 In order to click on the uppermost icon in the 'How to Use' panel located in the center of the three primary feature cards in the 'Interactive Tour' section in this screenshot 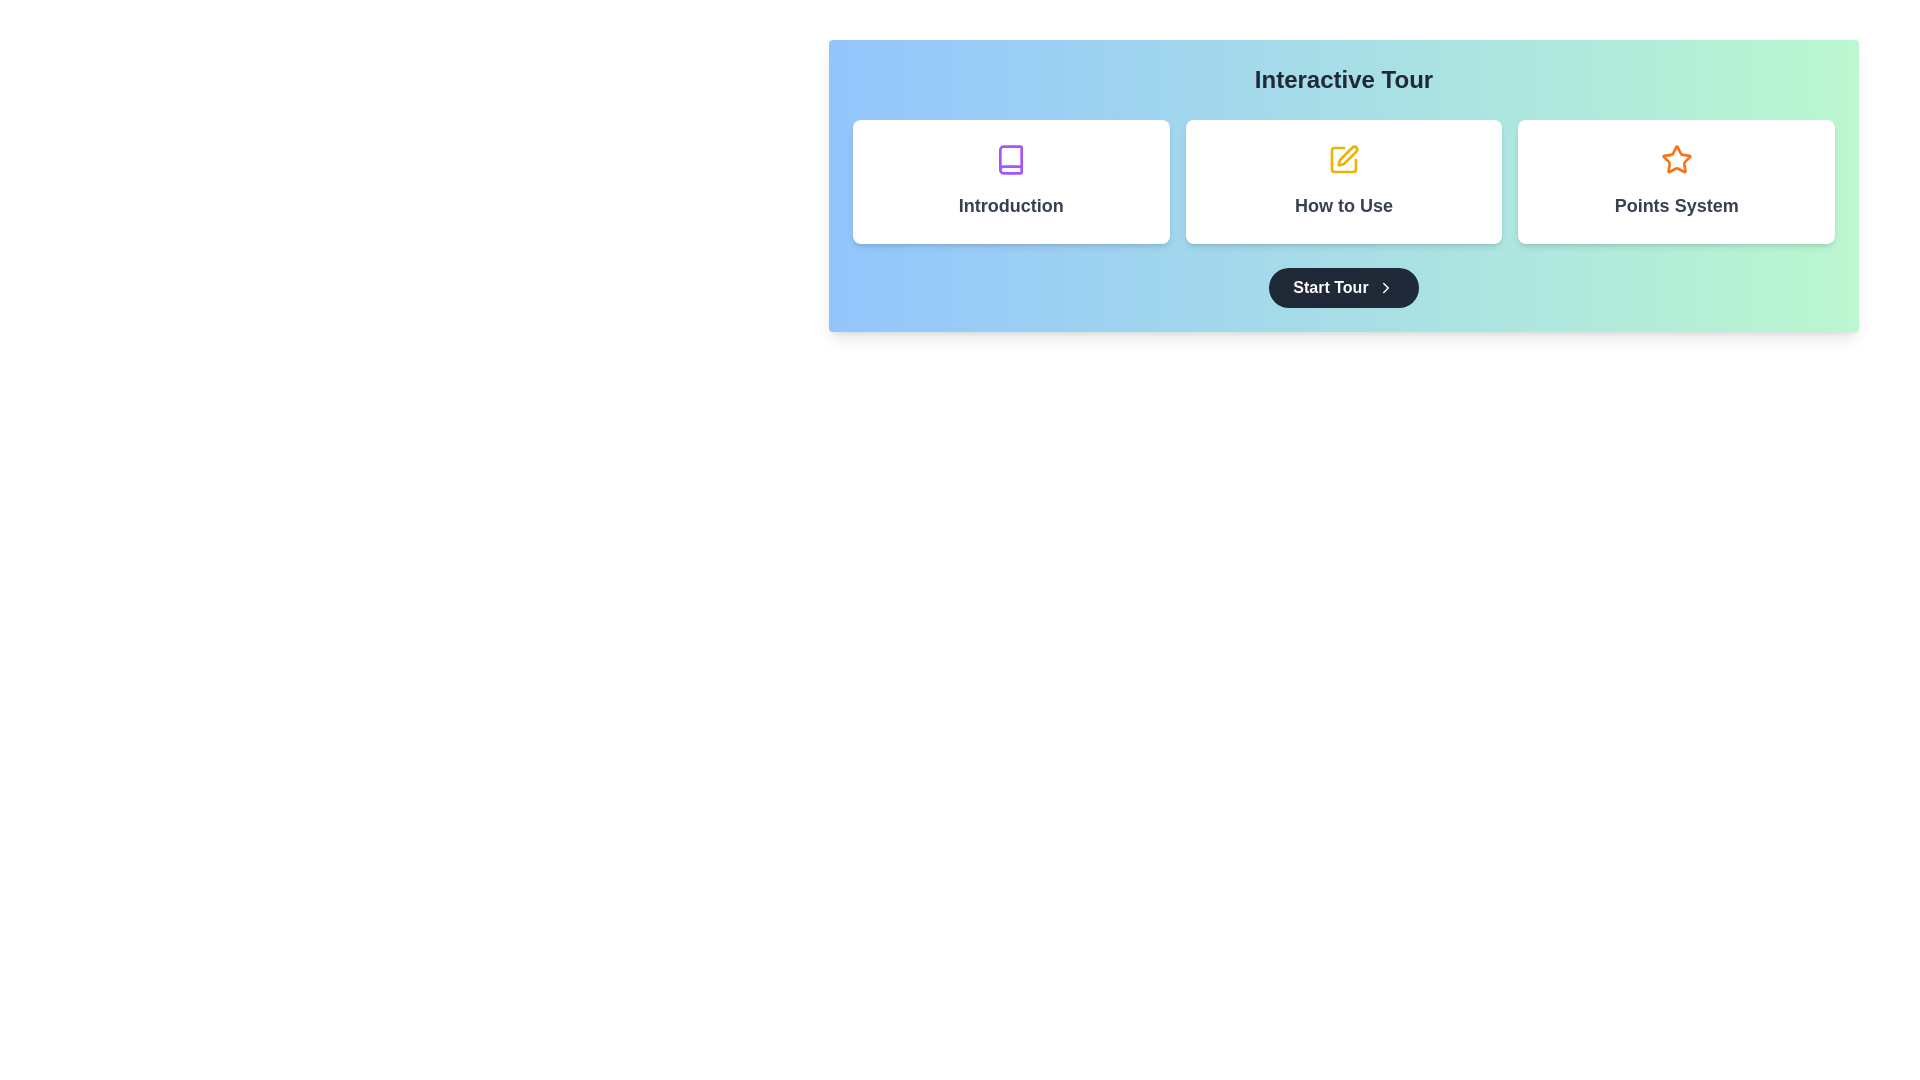, I will do `click(1344, 158)`.